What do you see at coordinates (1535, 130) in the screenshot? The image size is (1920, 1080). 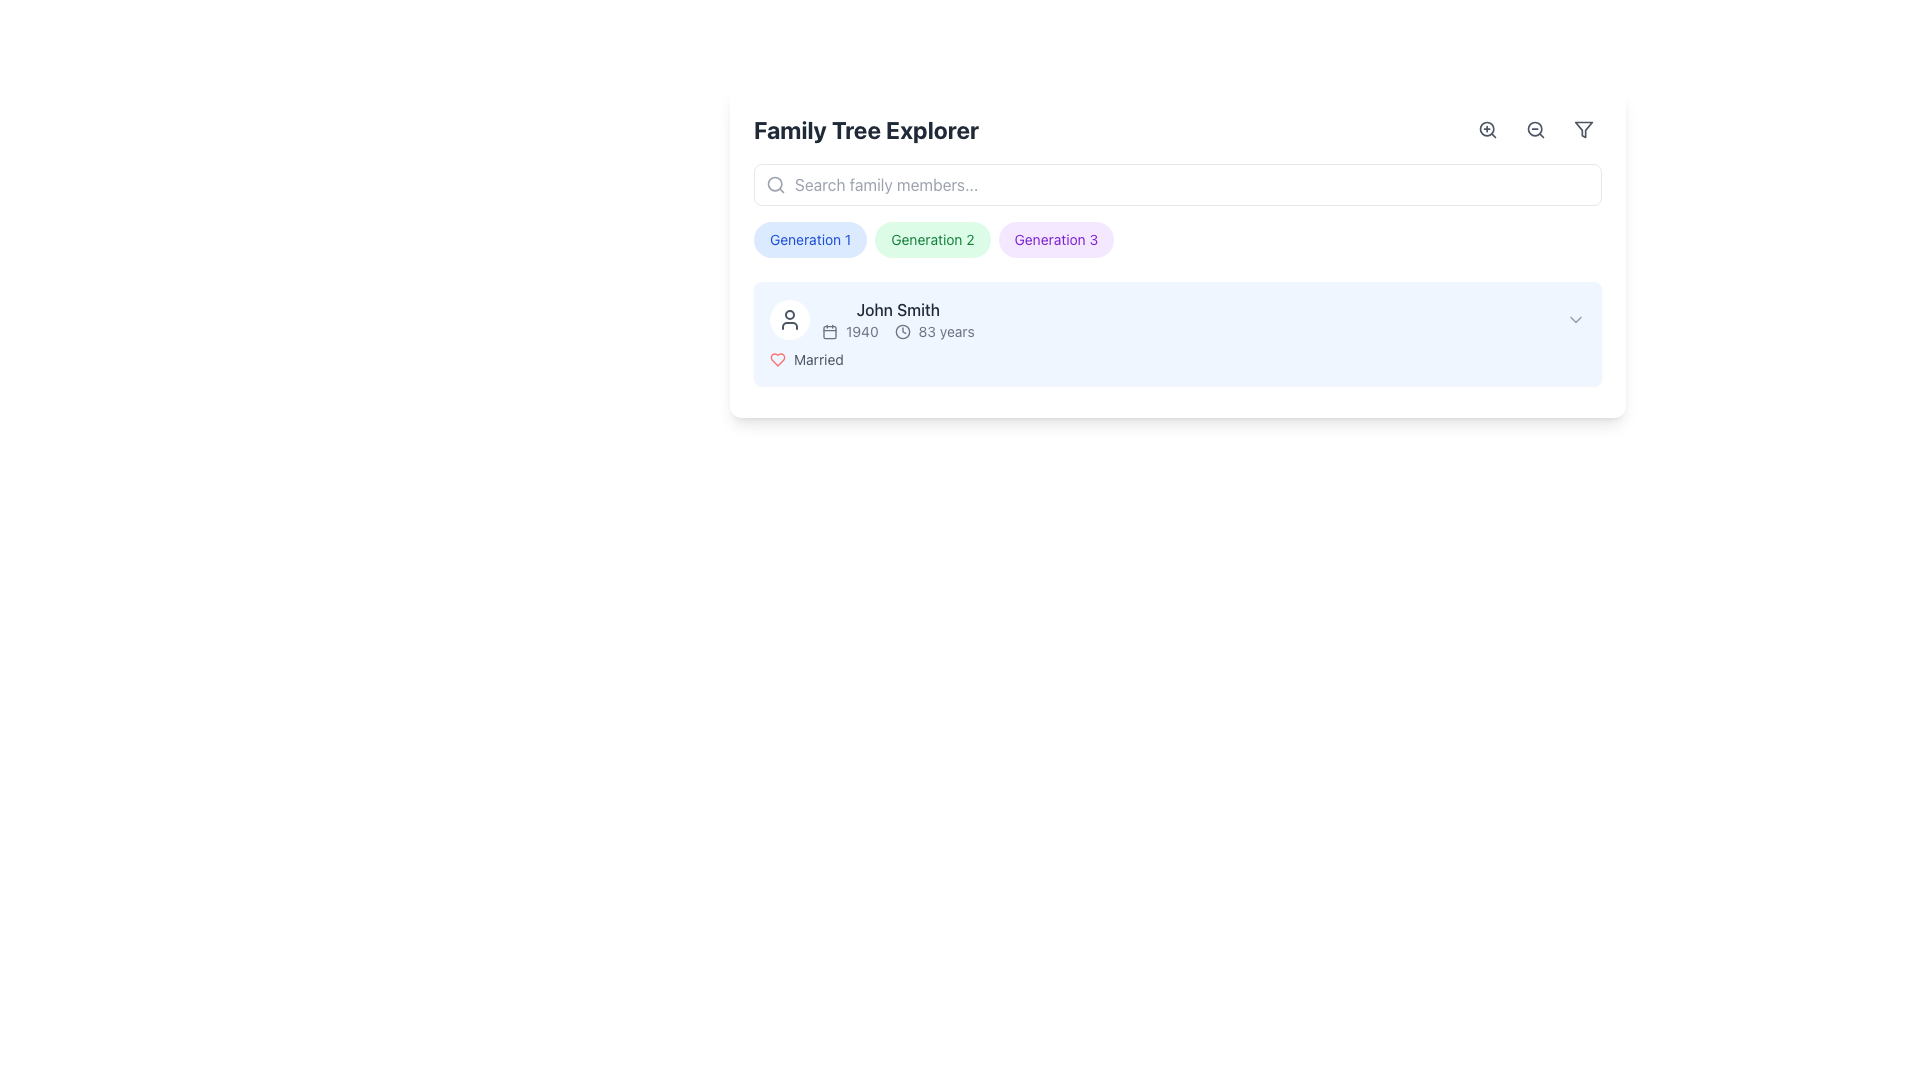 I see `the circular icon button featuring a magnifying glass with a minus sign, located in the top-right corner of the interface between two other buttons` at bounding box center [1535, 130].